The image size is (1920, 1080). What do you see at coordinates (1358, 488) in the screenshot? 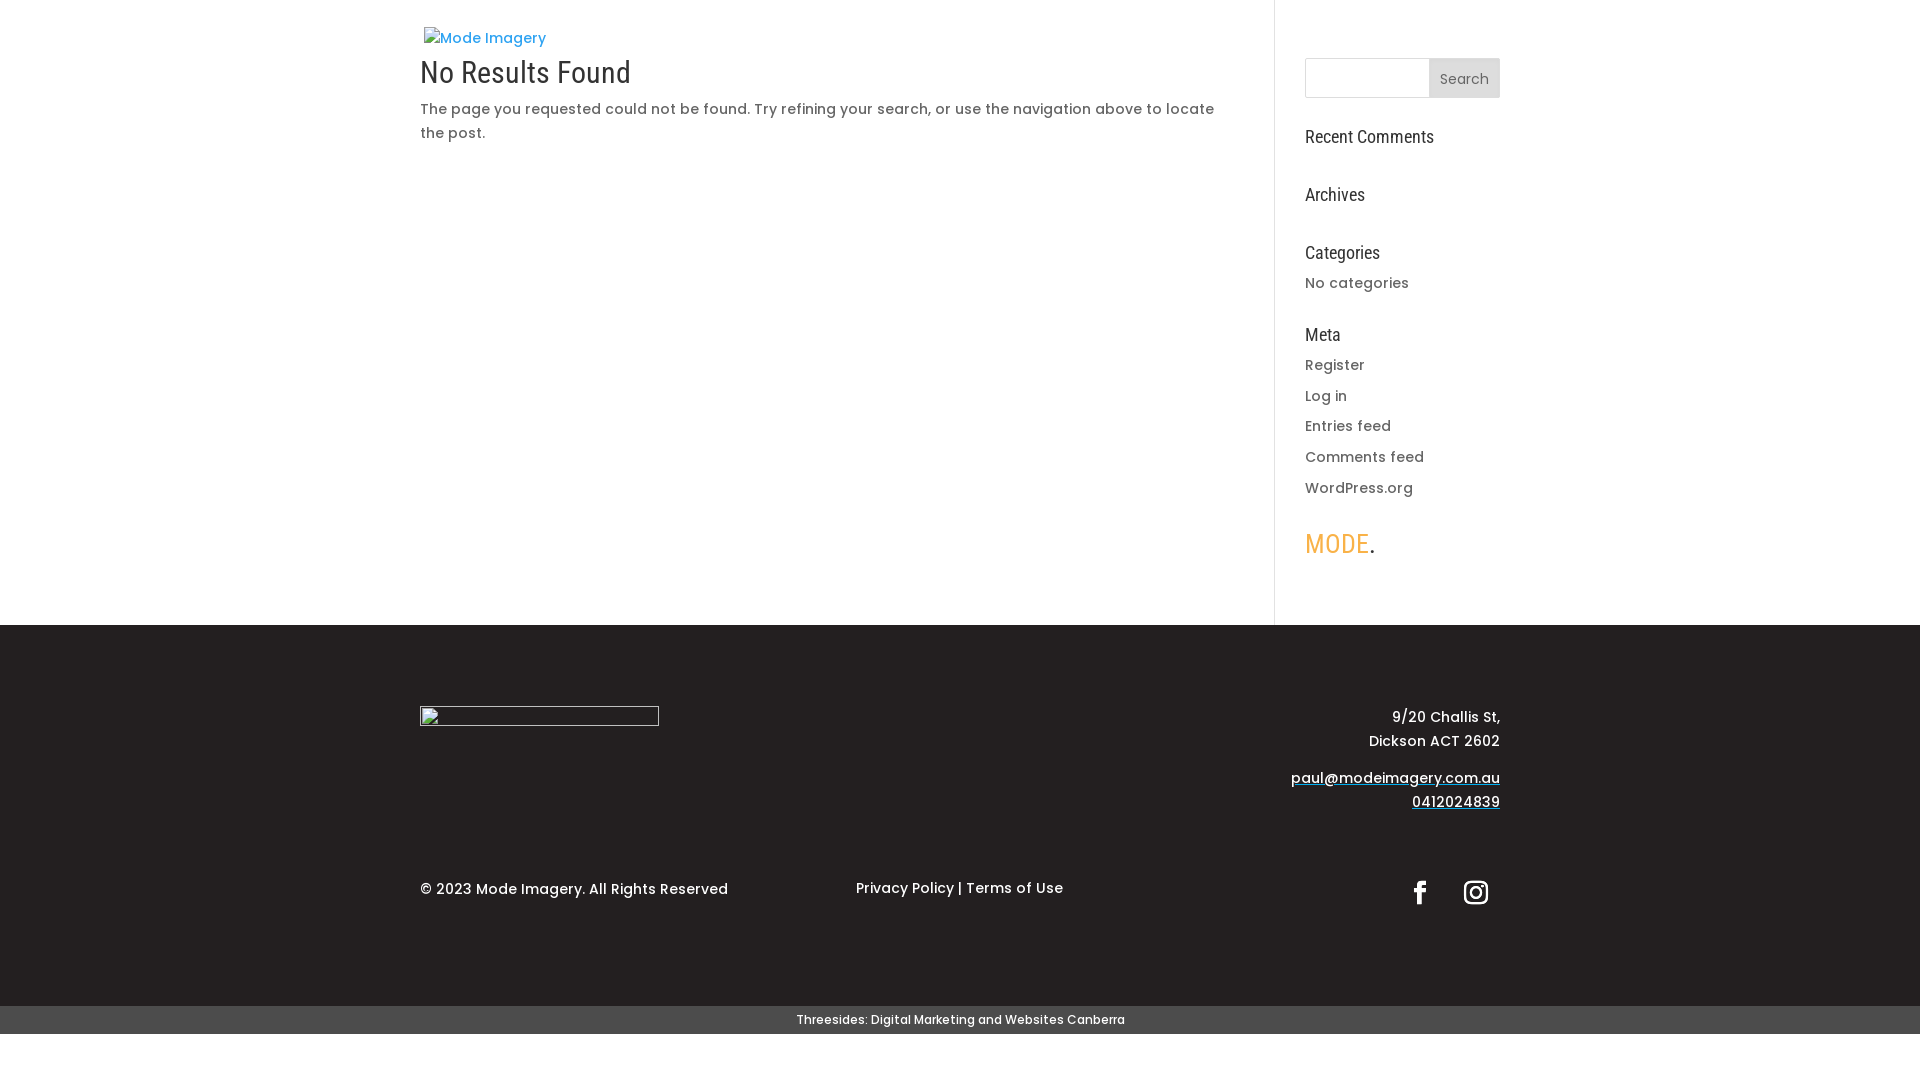
I see `'WordPress.org'` at bounding box center [1358, 488].